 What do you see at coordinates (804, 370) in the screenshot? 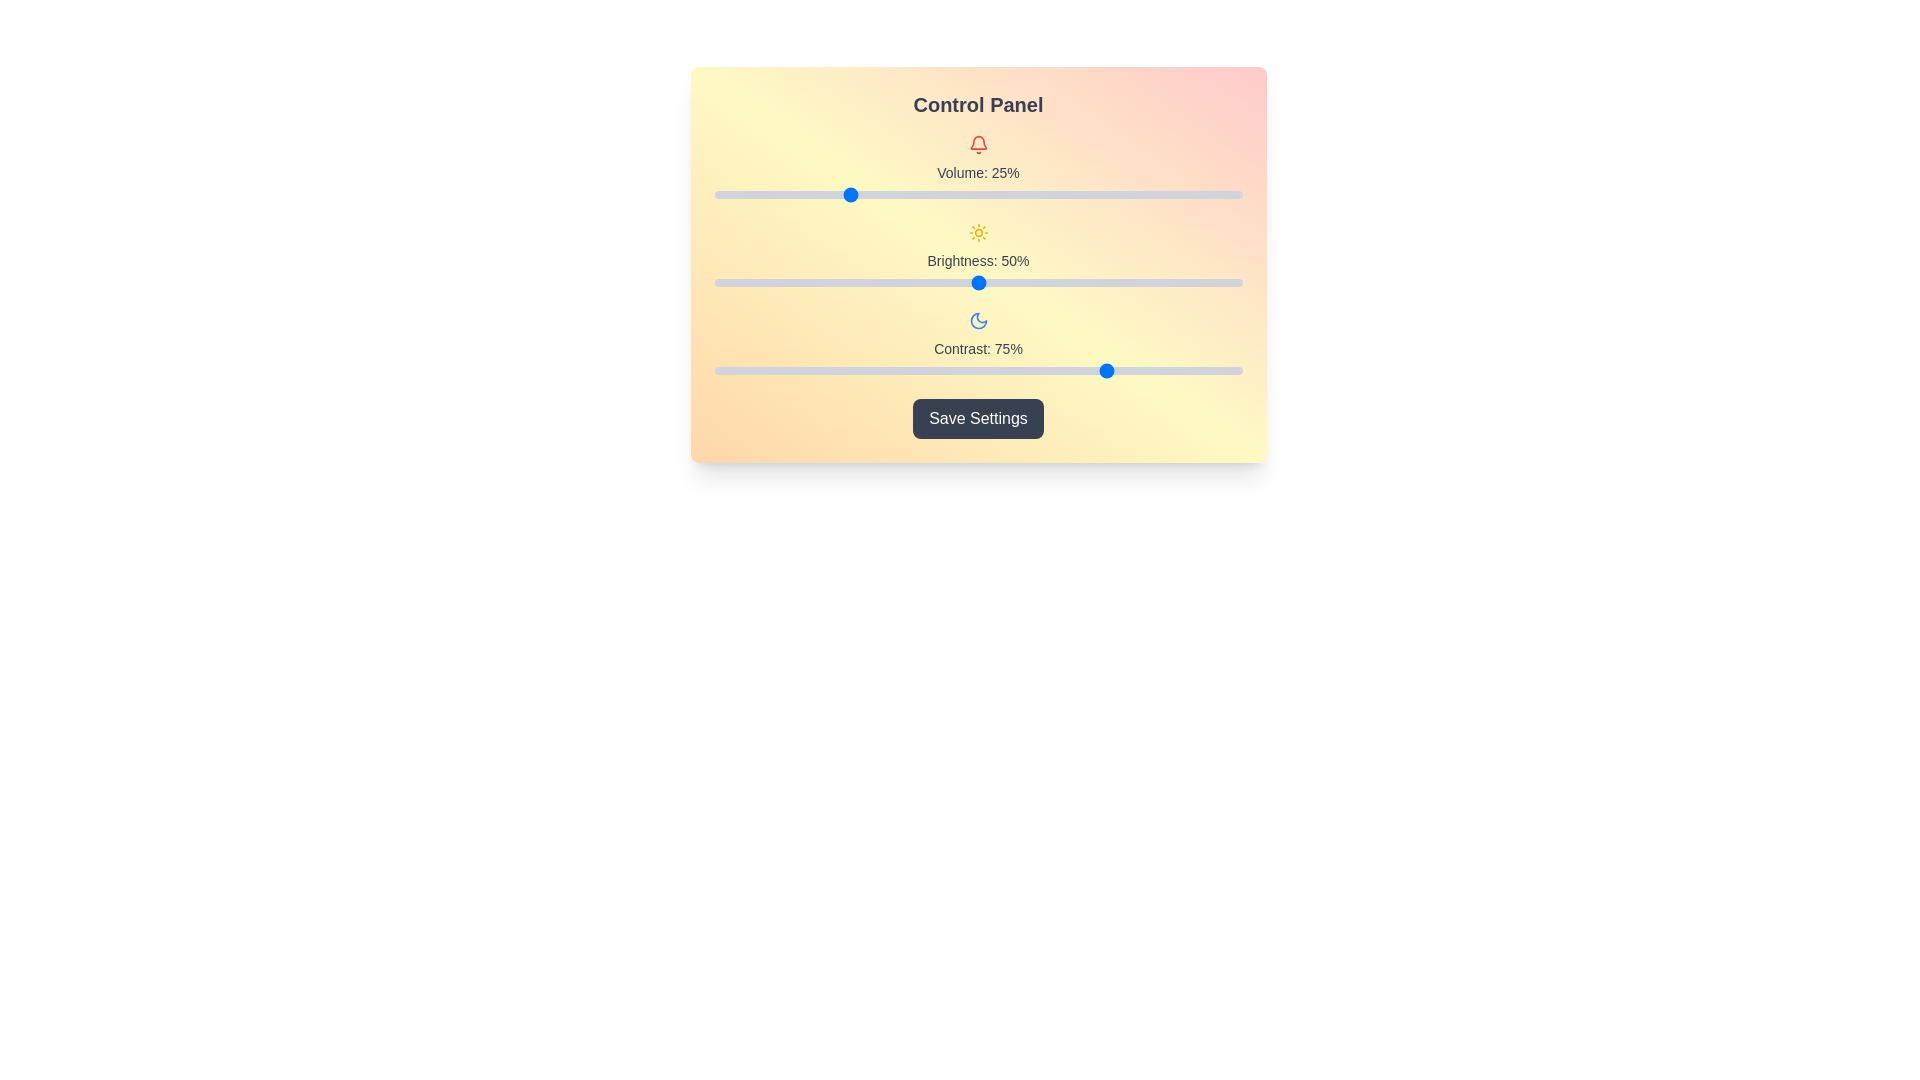
I see `contrast level` at bounding box center [804, 370].